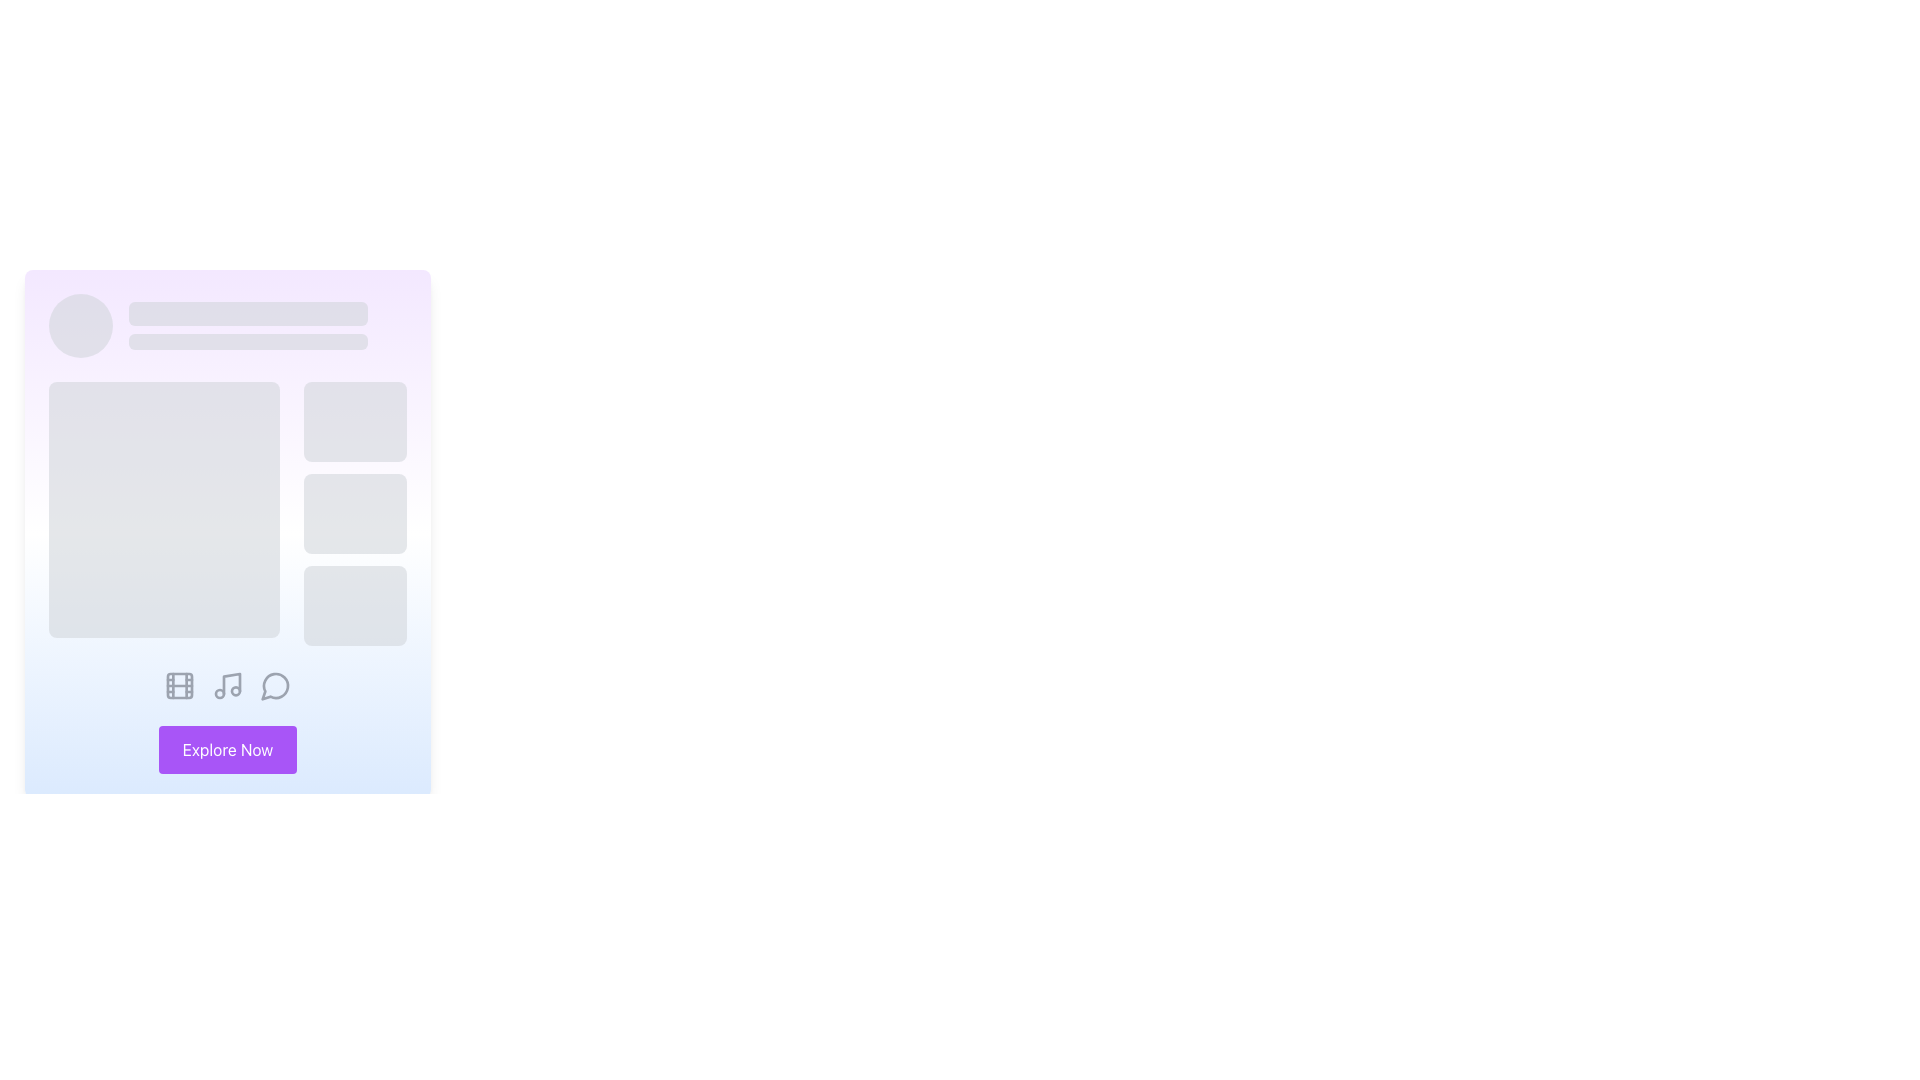 This screenshot has width=1920, height=1080. I want to click on the middle loading placeholder component, which is a light gray, rounded, animated pulsating element located to the right of a larger rectangular section, so click(355, 512).